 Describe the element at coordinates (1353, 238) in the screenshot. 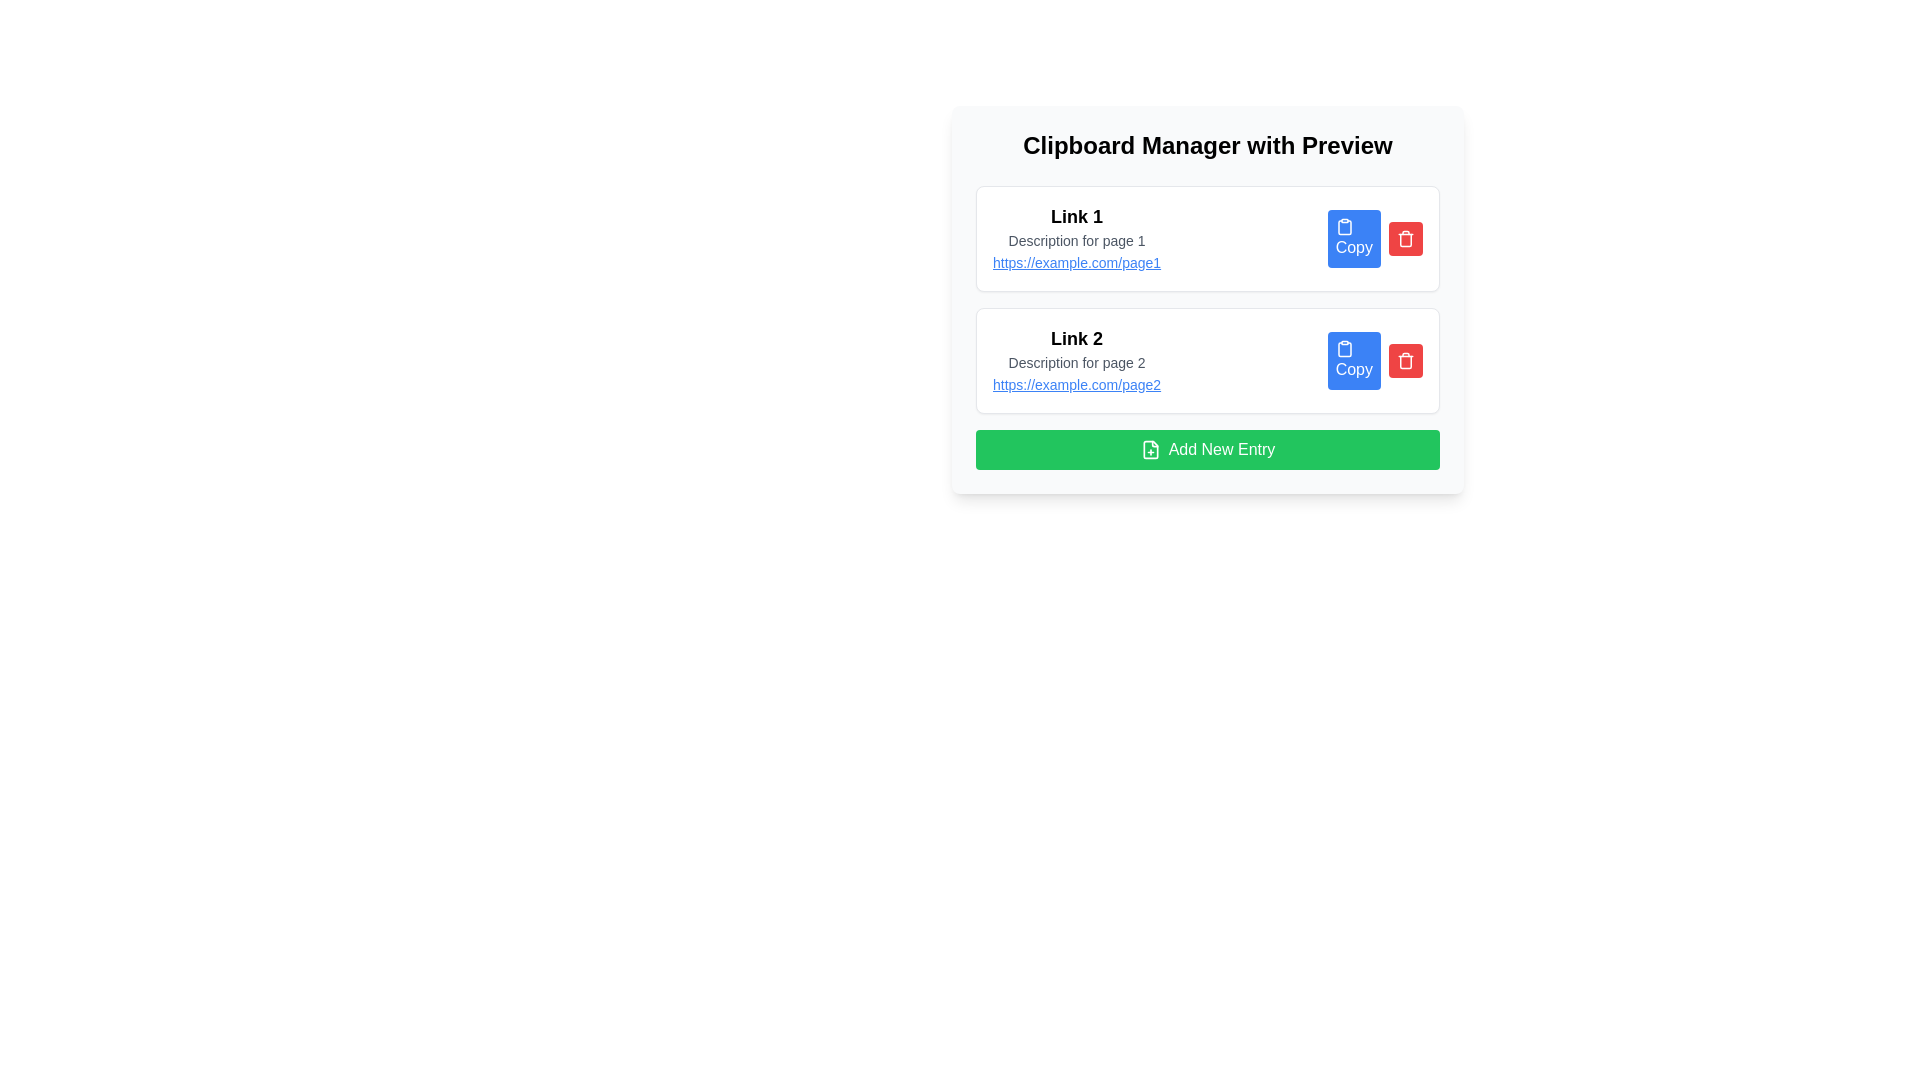

I see `the blue 'Copy' button with a clipboard icon to copy the associated content` at that location.